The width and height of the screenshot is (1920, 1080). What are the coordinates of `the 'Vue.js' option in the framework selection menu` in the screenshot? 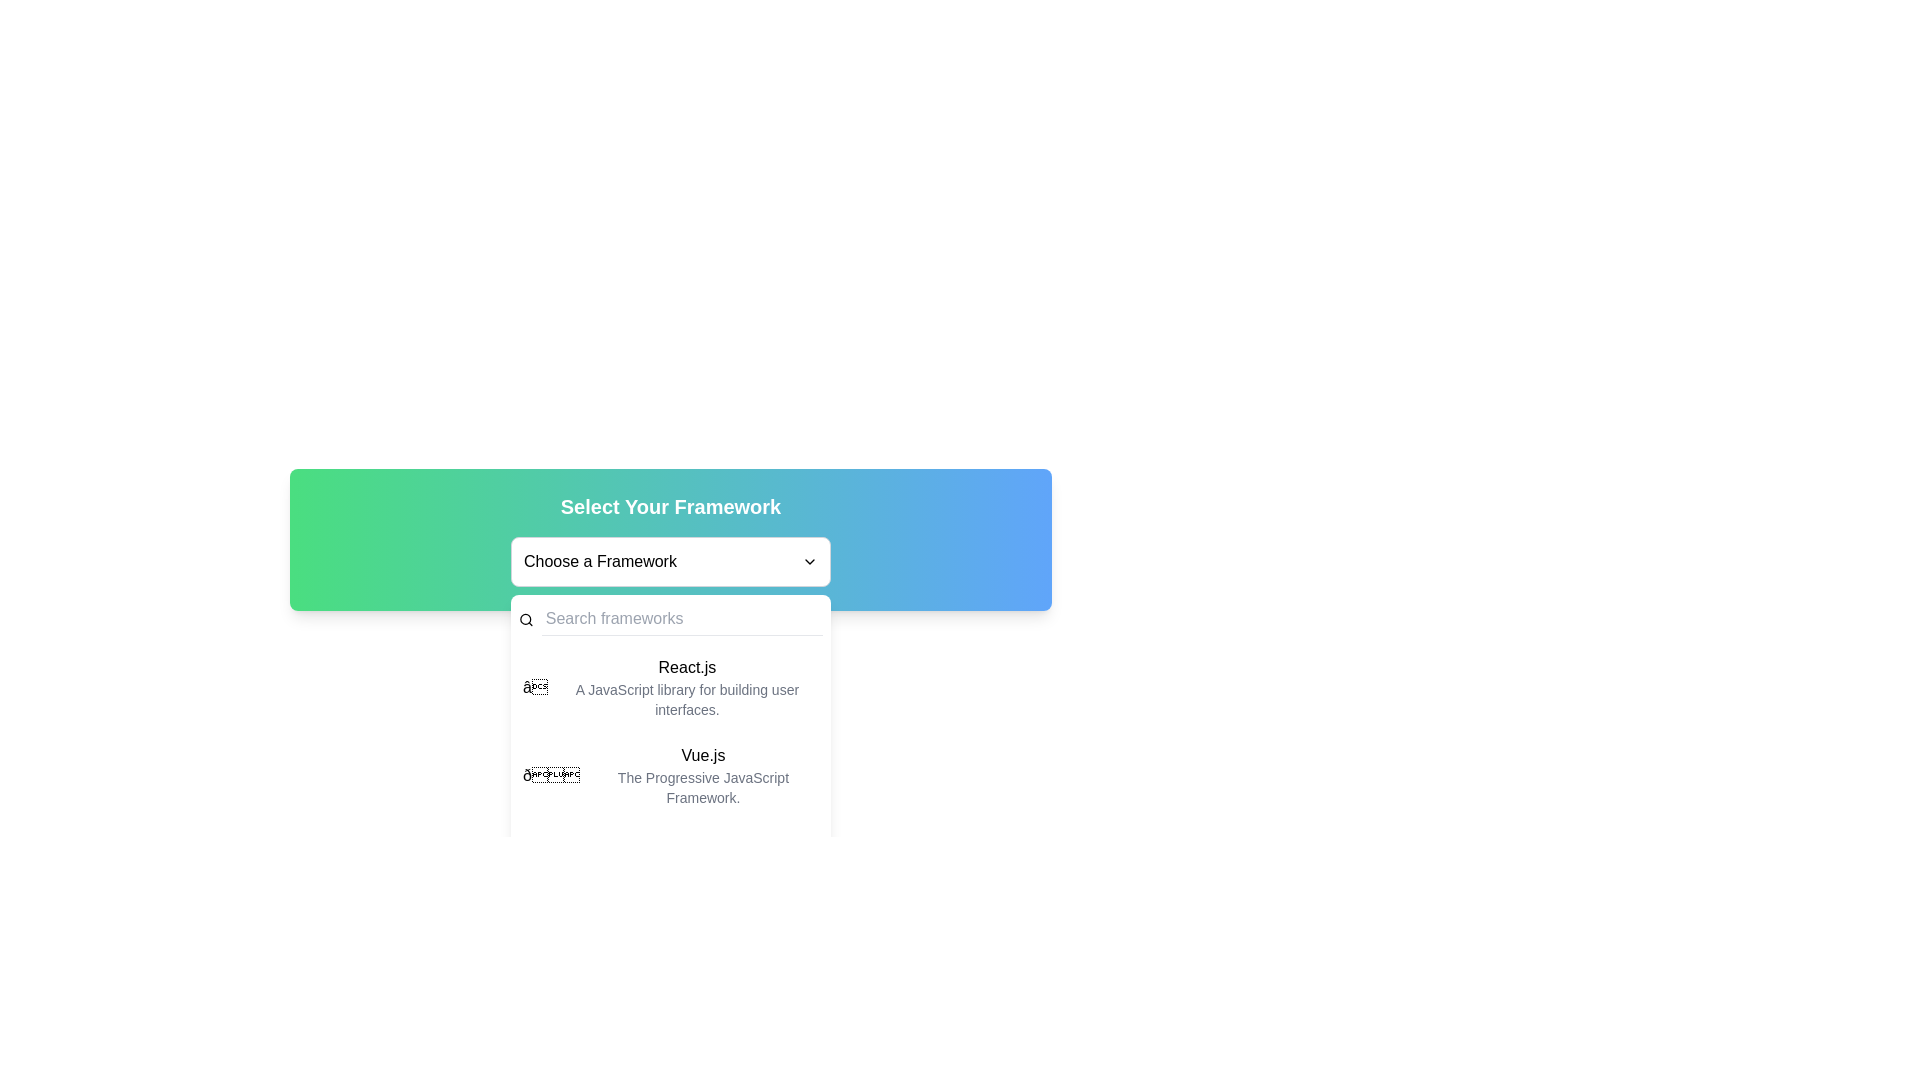 It's located at (703, 756).